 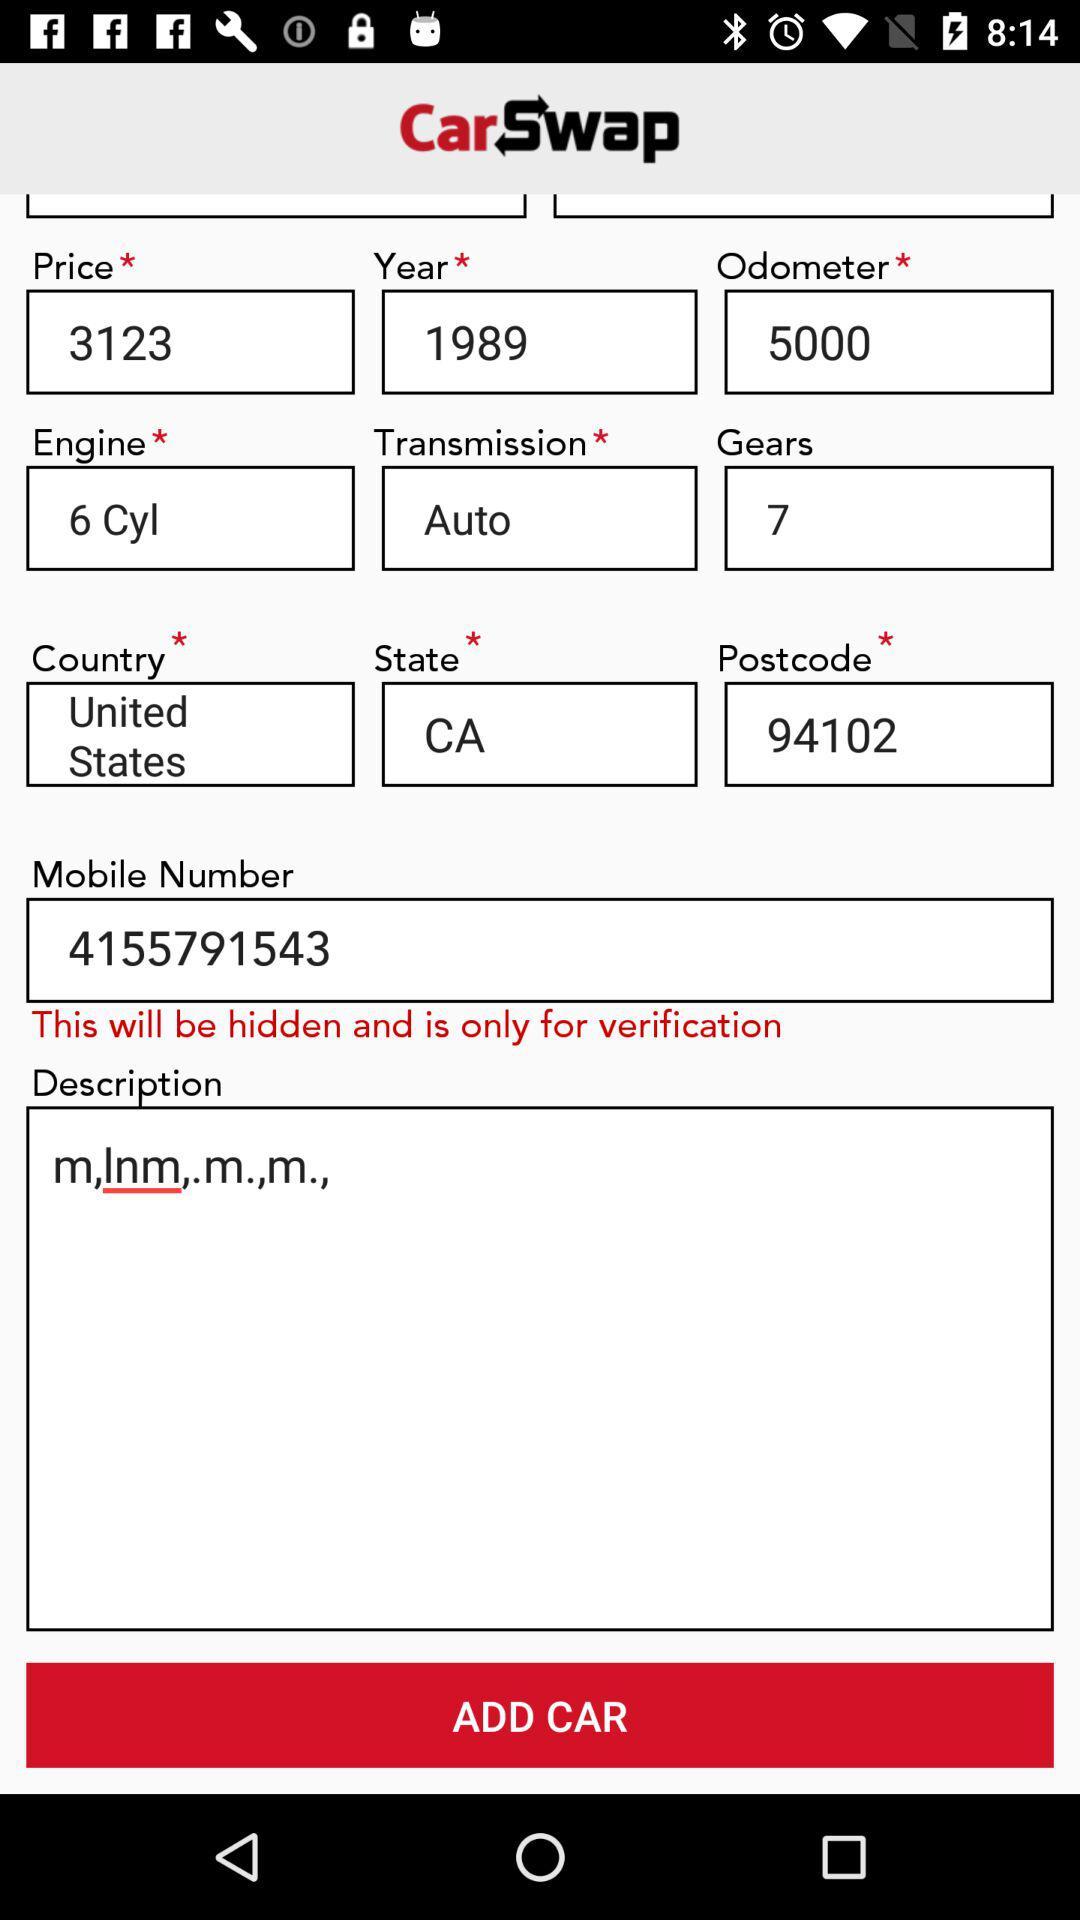 I want to click on the icon above gears item, so click(x=888, y=341).